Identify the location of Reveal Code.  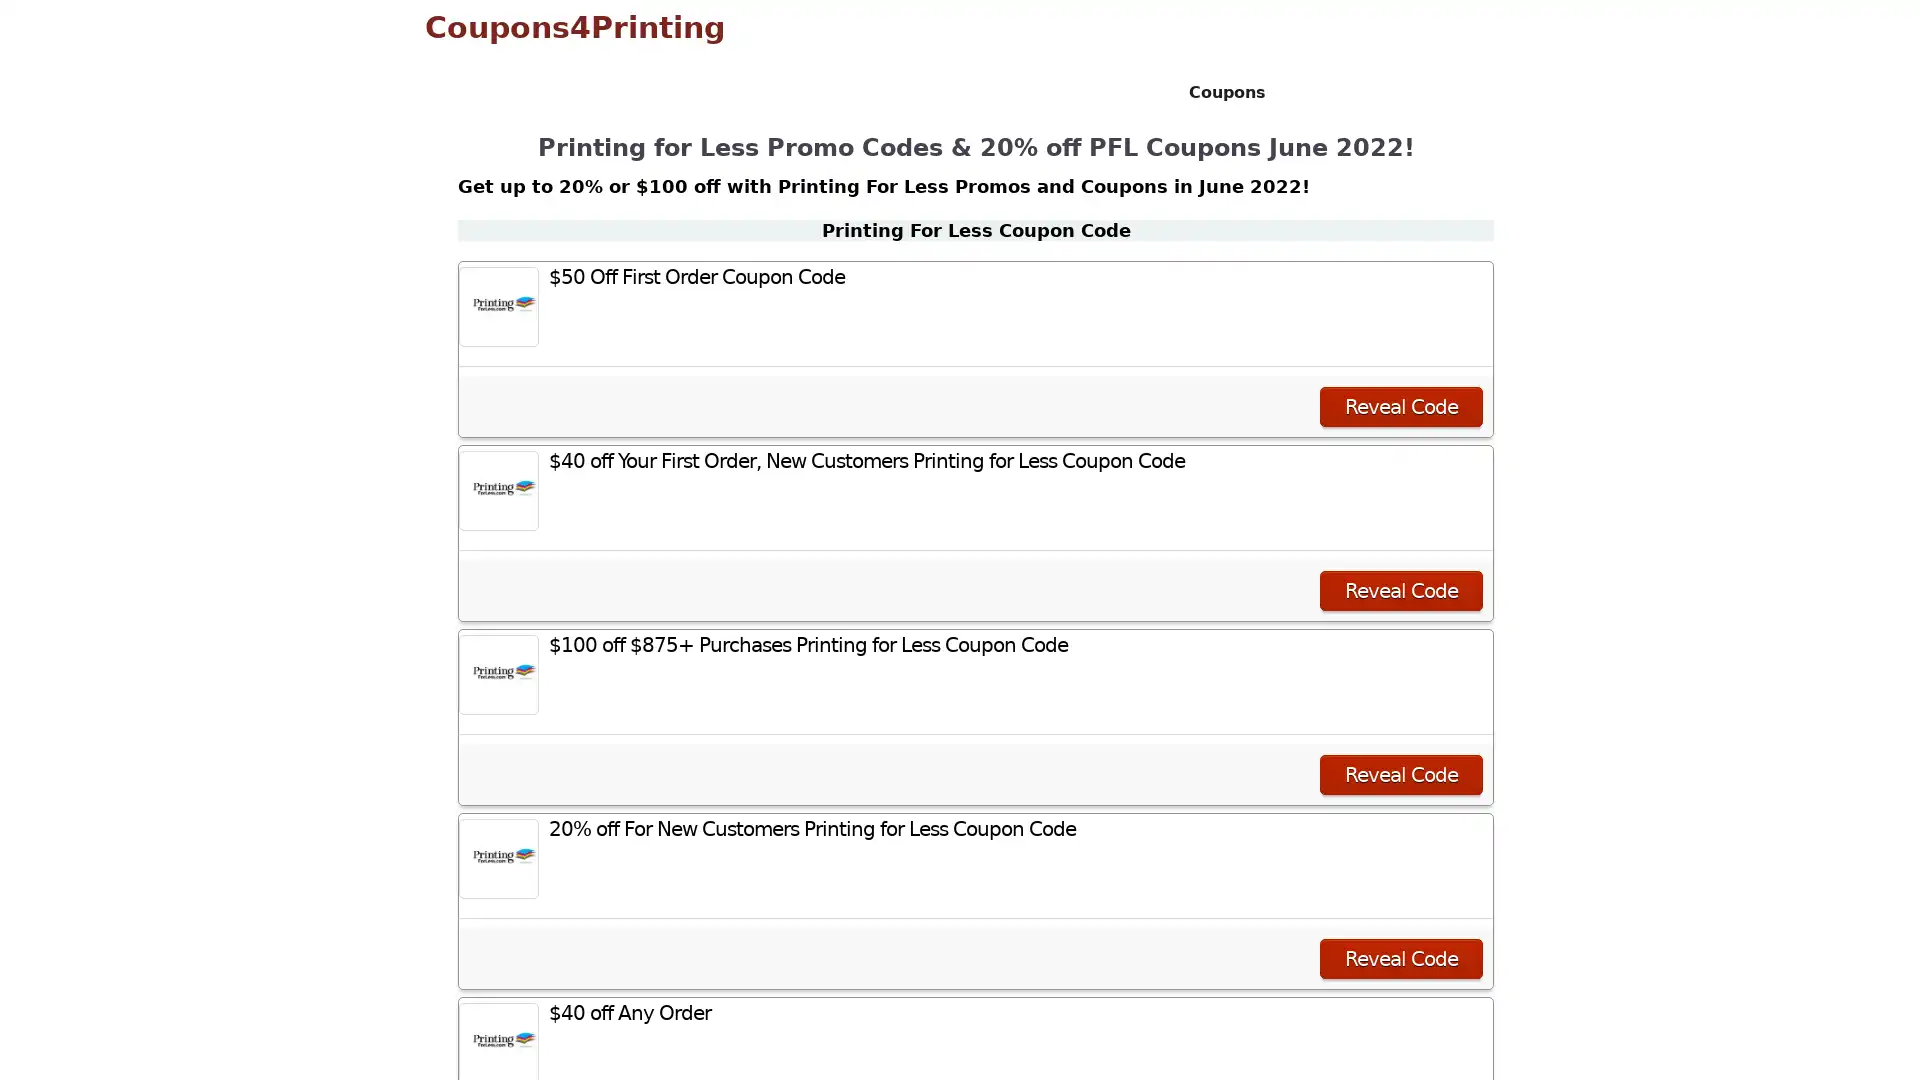
(1400, 589).